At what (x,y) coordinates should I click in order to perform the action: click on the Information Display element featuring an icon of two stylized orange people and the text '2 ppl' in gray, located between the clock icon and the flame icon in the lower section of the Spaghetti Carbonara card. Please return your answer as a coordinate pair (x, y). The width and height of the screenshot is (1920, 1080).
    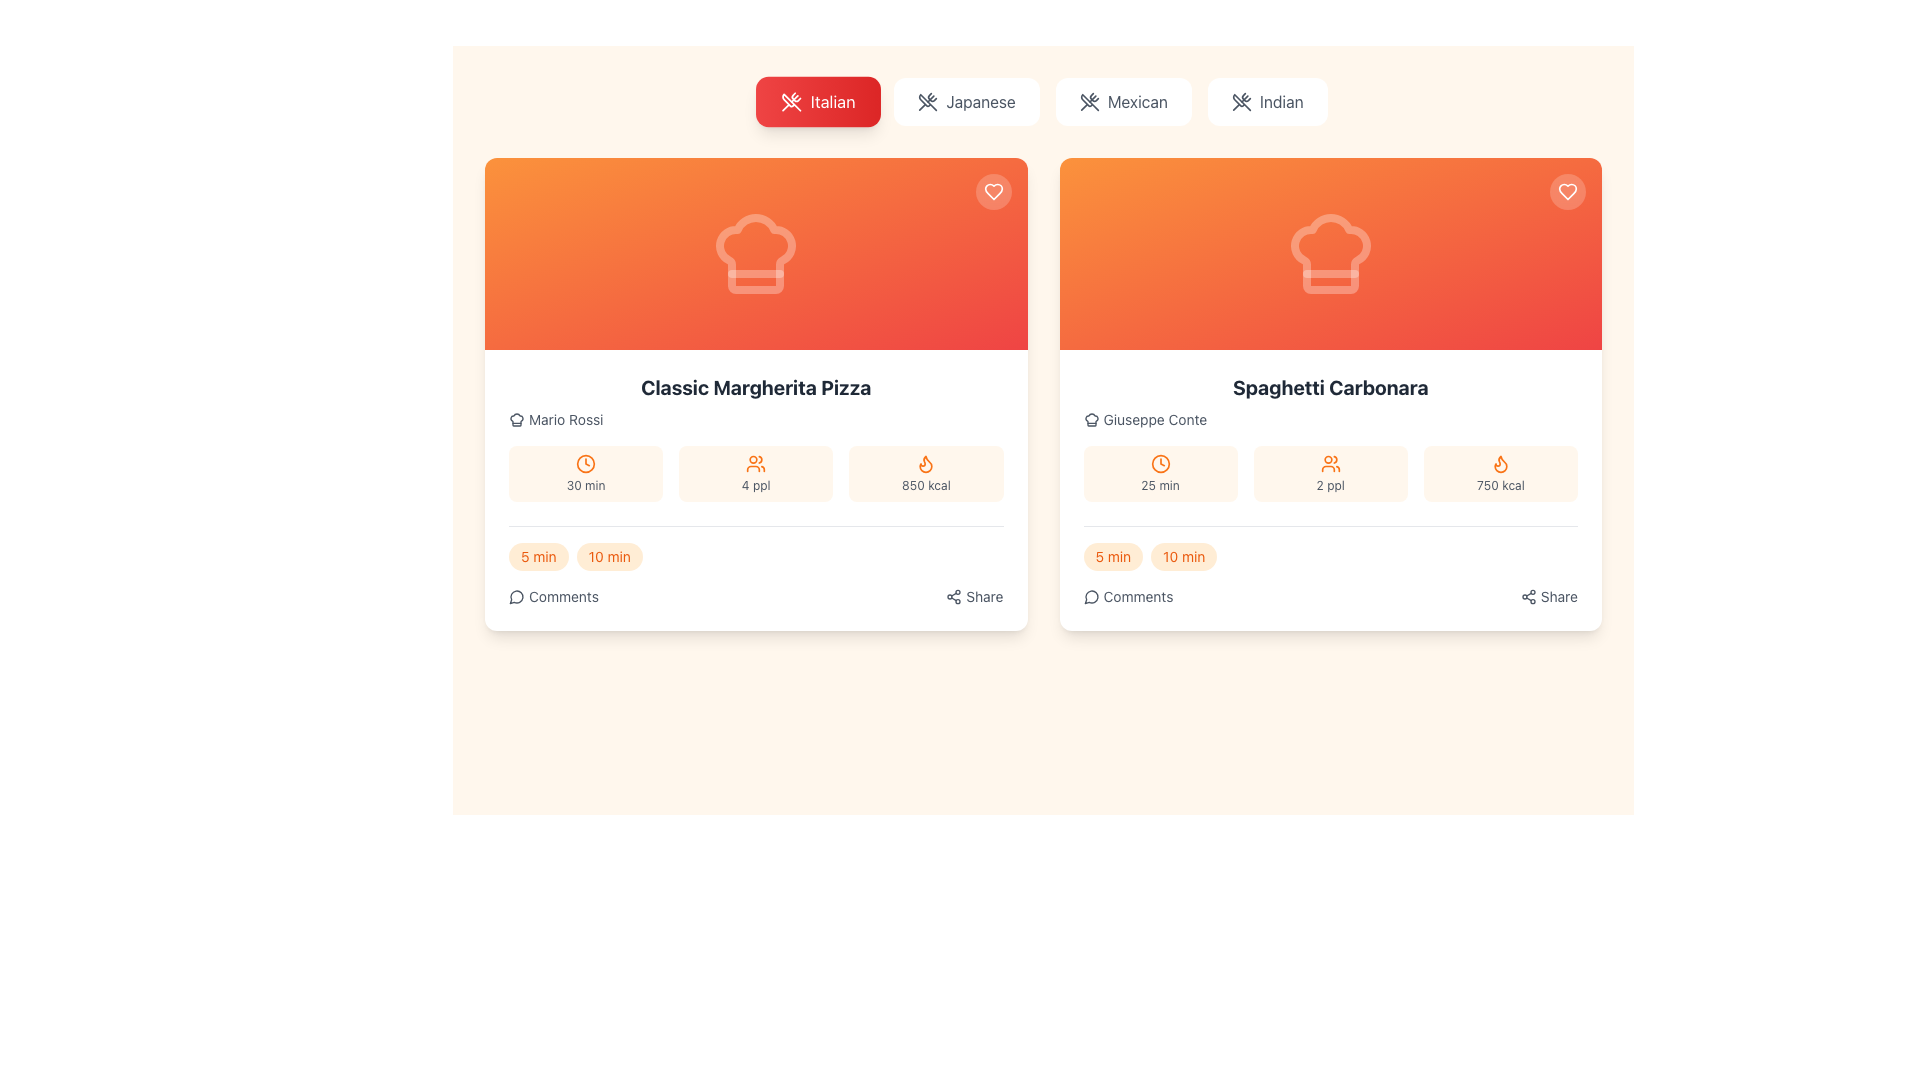
    Looking at the image, I should click on (1330, 474).